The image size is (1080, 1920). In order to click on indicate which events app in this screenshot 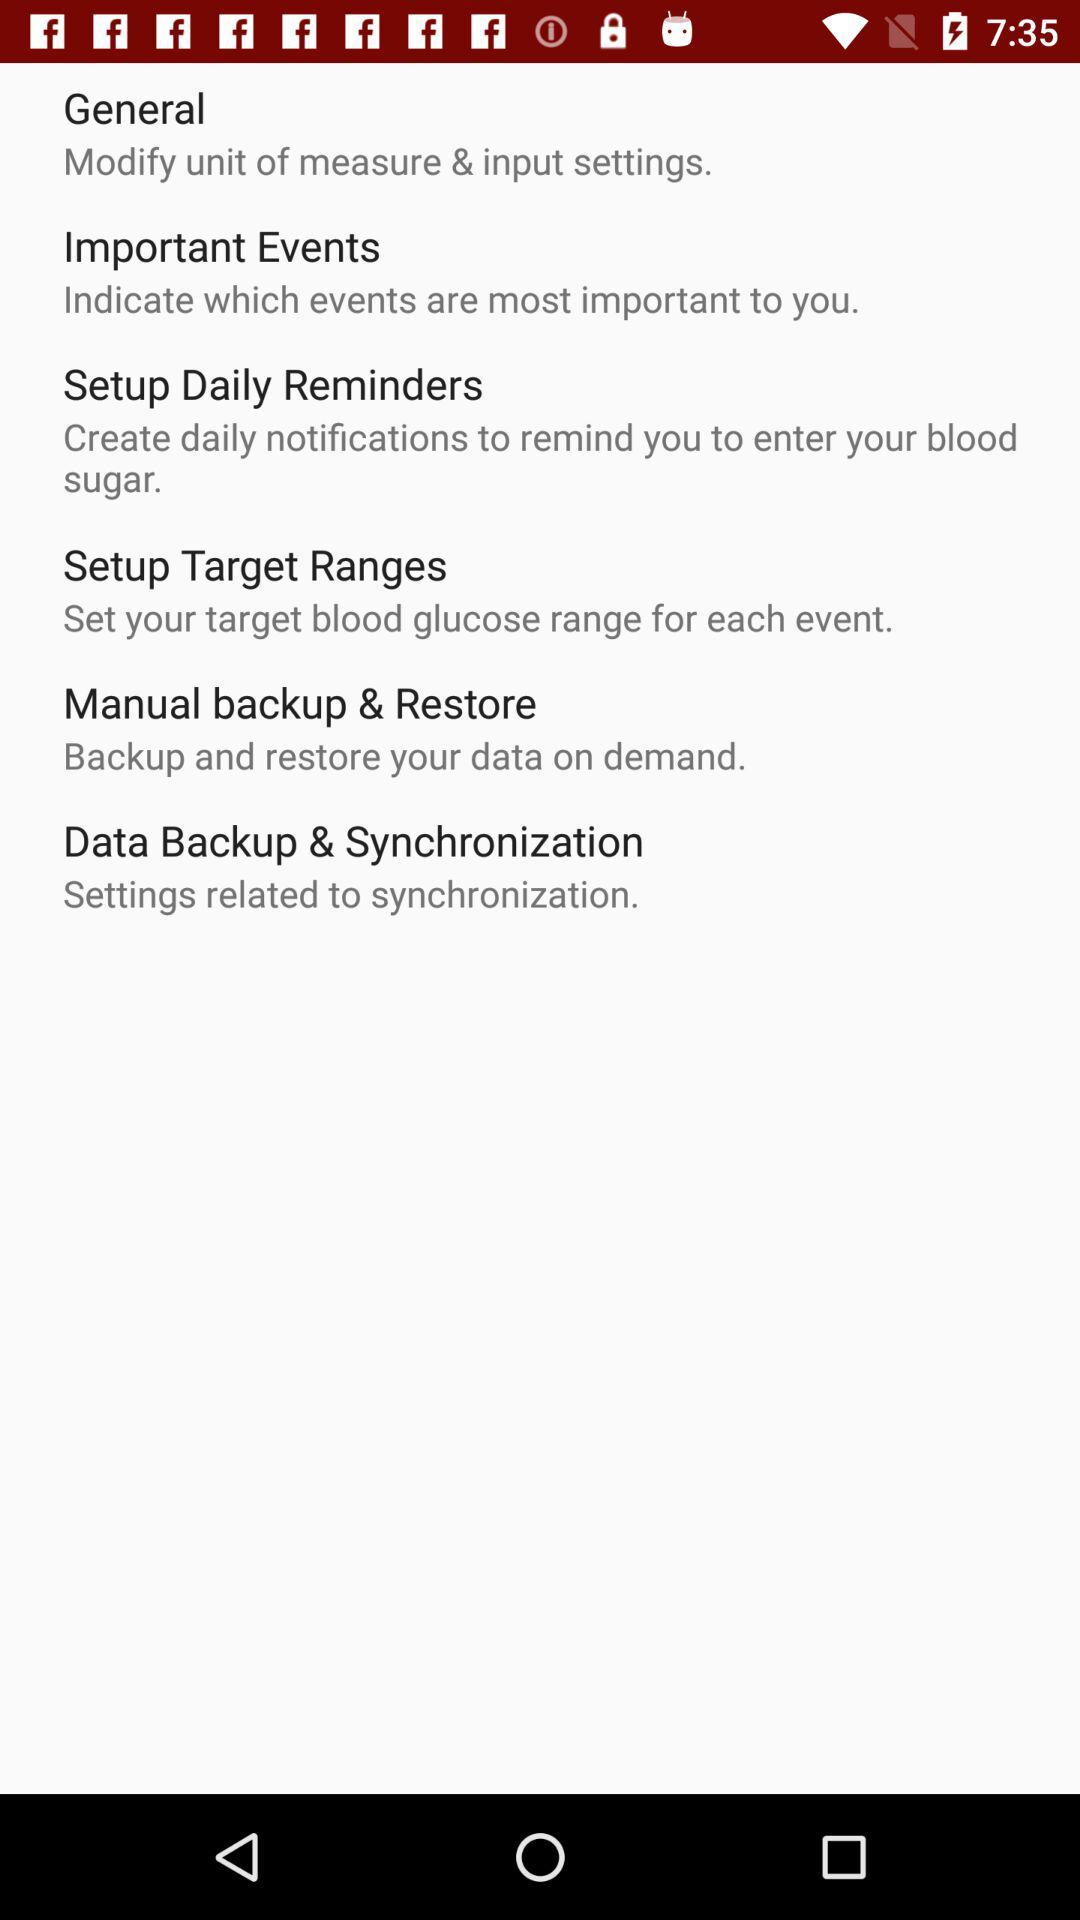, I will do `click(461, 297)`.